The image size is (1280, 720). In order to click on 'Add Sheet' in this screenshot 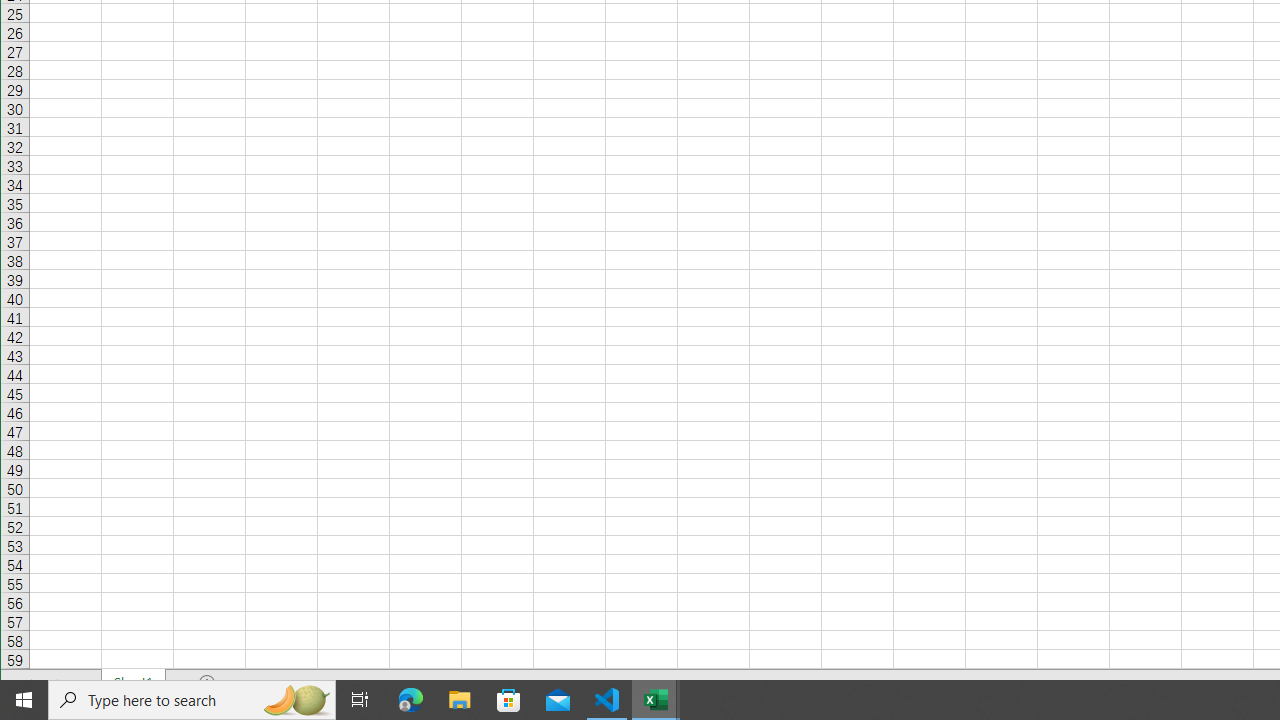, I will do `click(208, 681)`.